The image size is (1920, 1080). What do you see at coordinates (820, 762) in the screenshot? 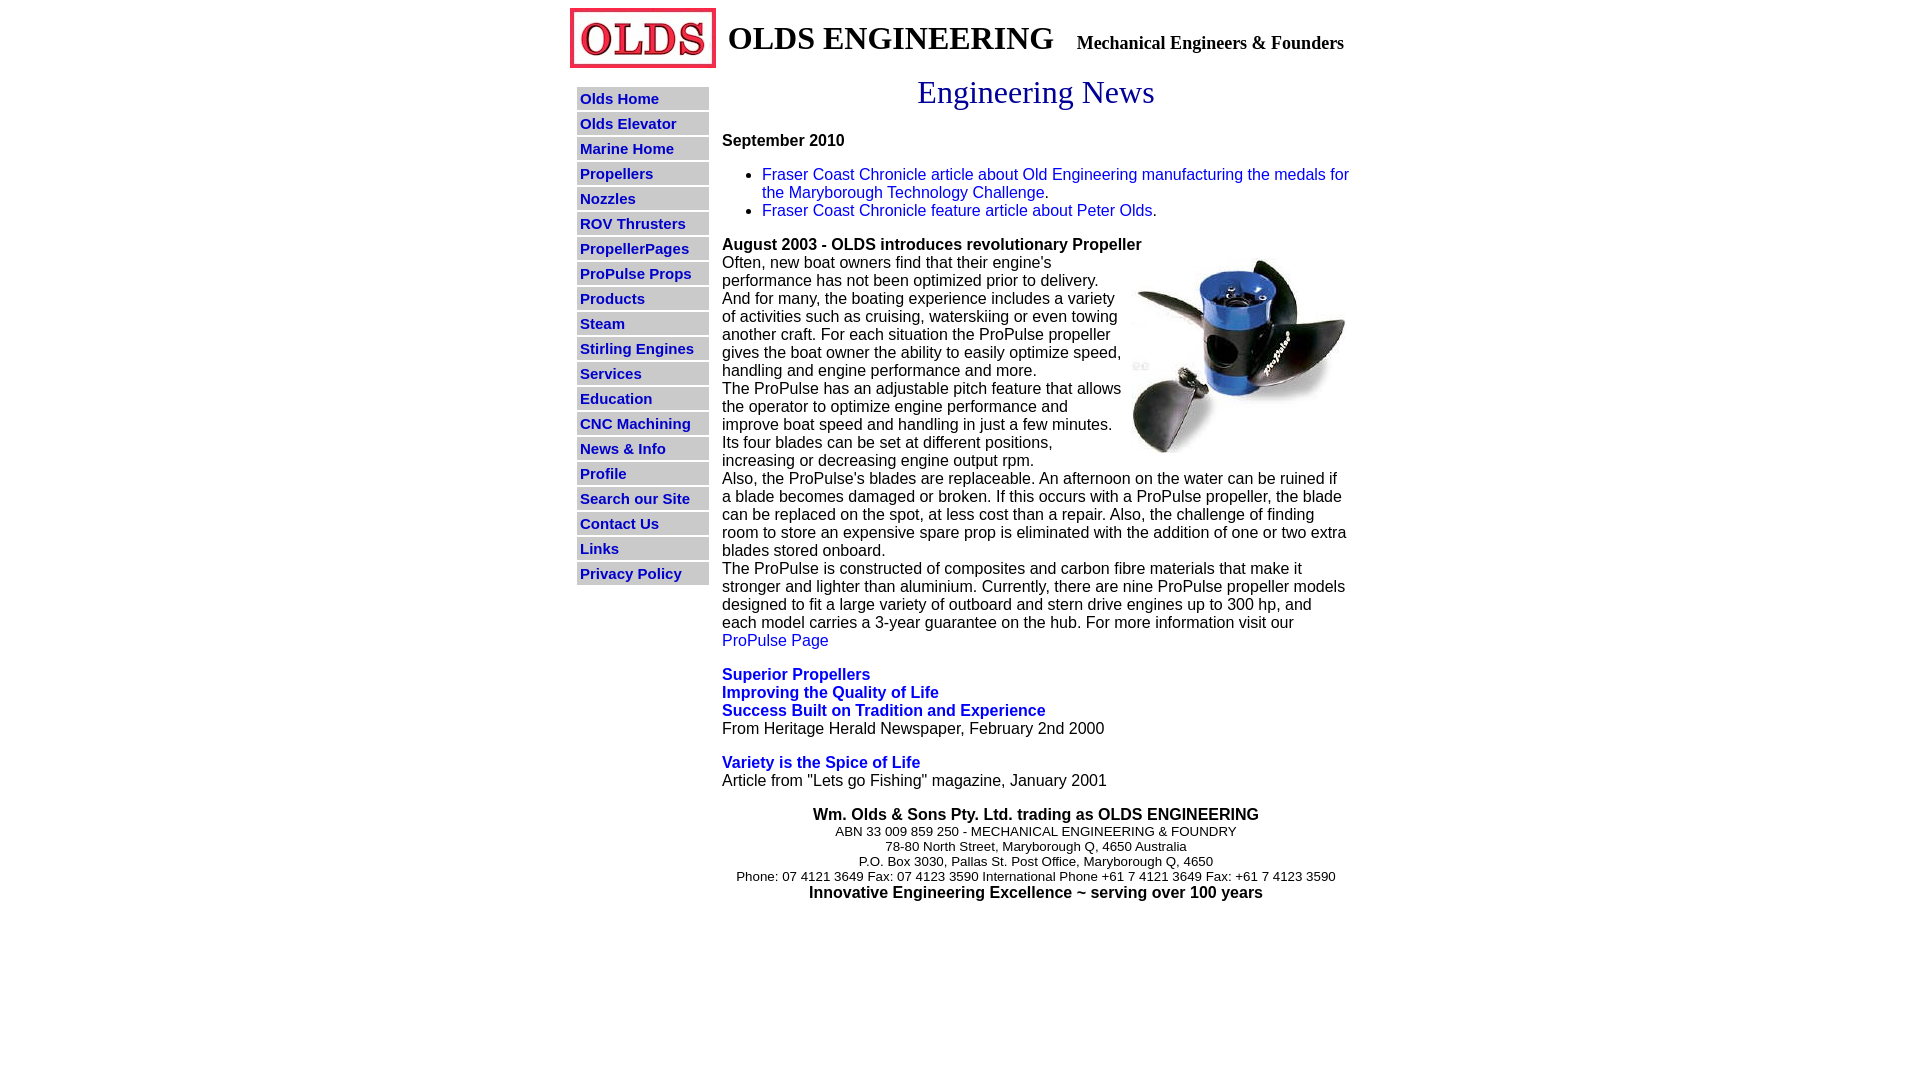
I see `'Variety is the Spice of Life'` at bounding box center [820, 762].